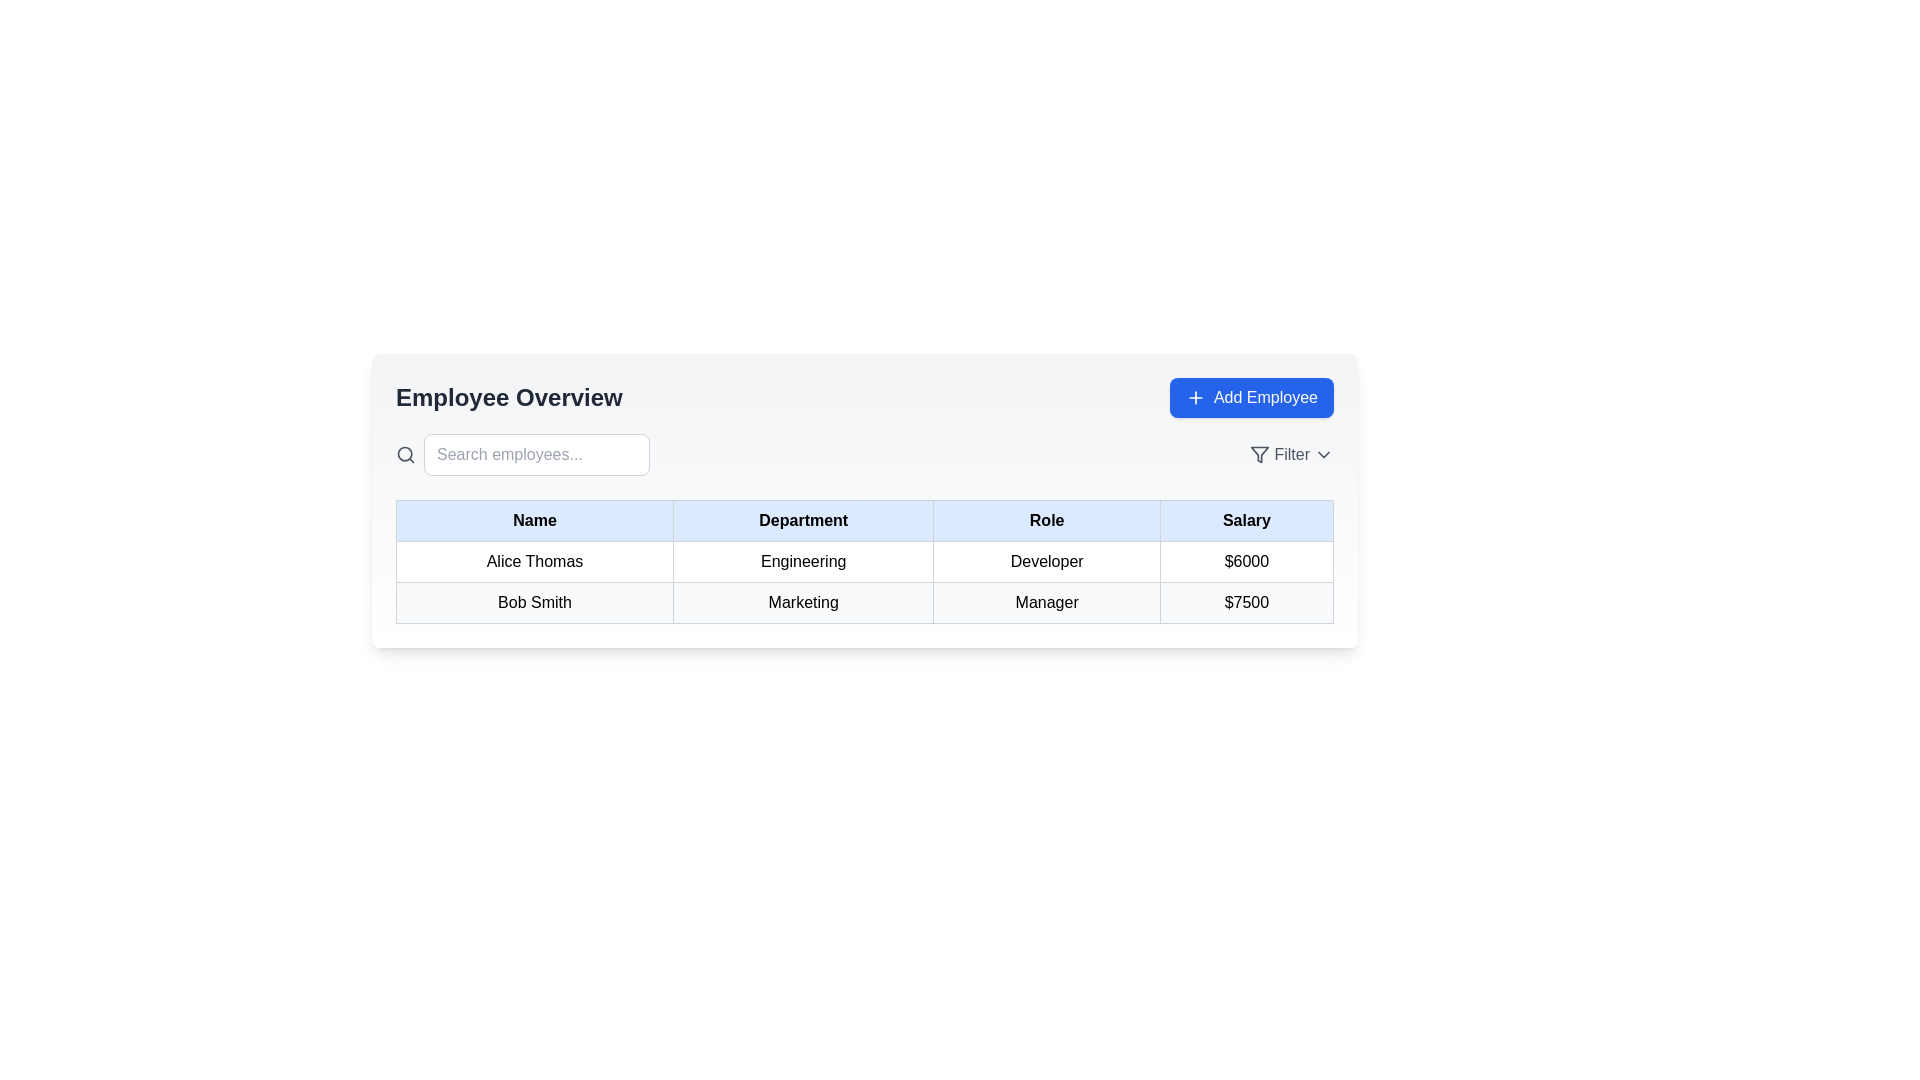  I want to click on the 'Add Employee' button, which is a rectangular button with a blue background and white text, located in the header section above the employee data table, so click(1251, 397).